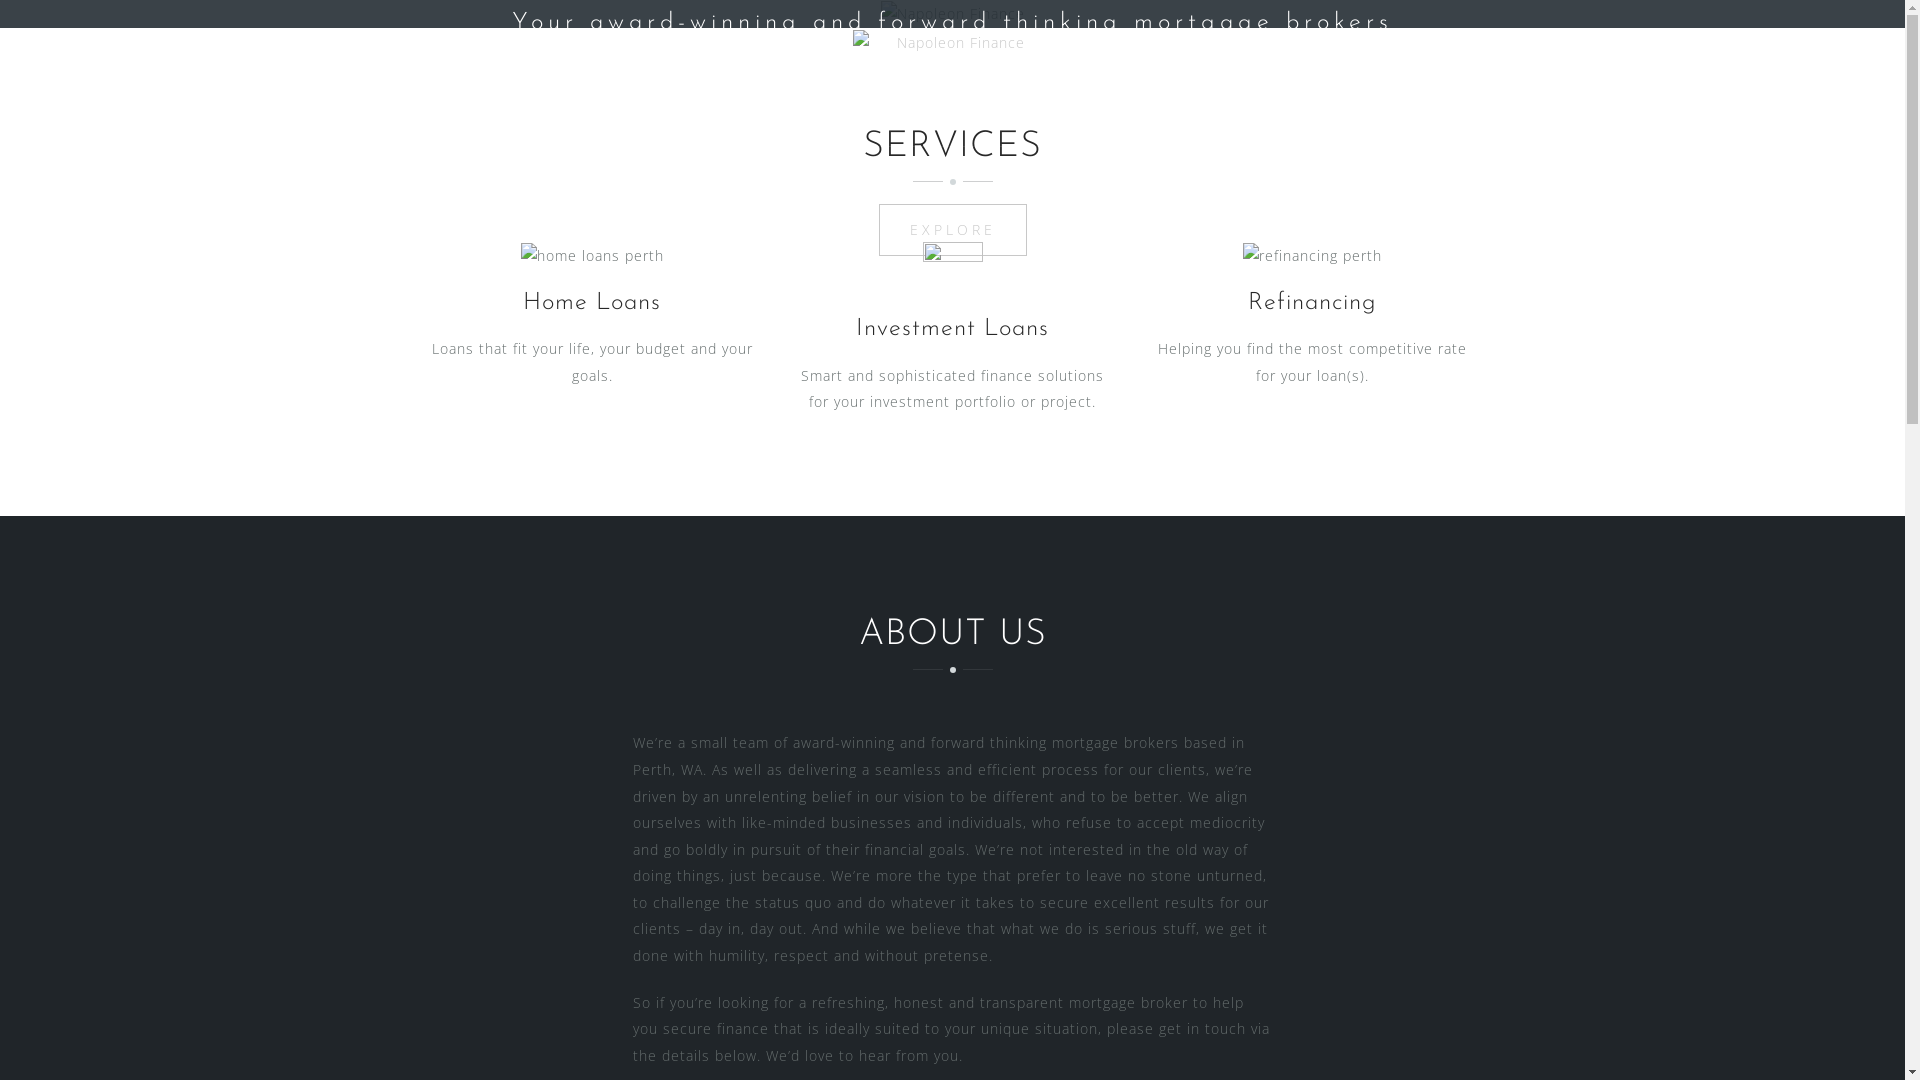  Describe the element at coordinates (590, 303) in the screenshot. I see `'Home Loans'` at that location.